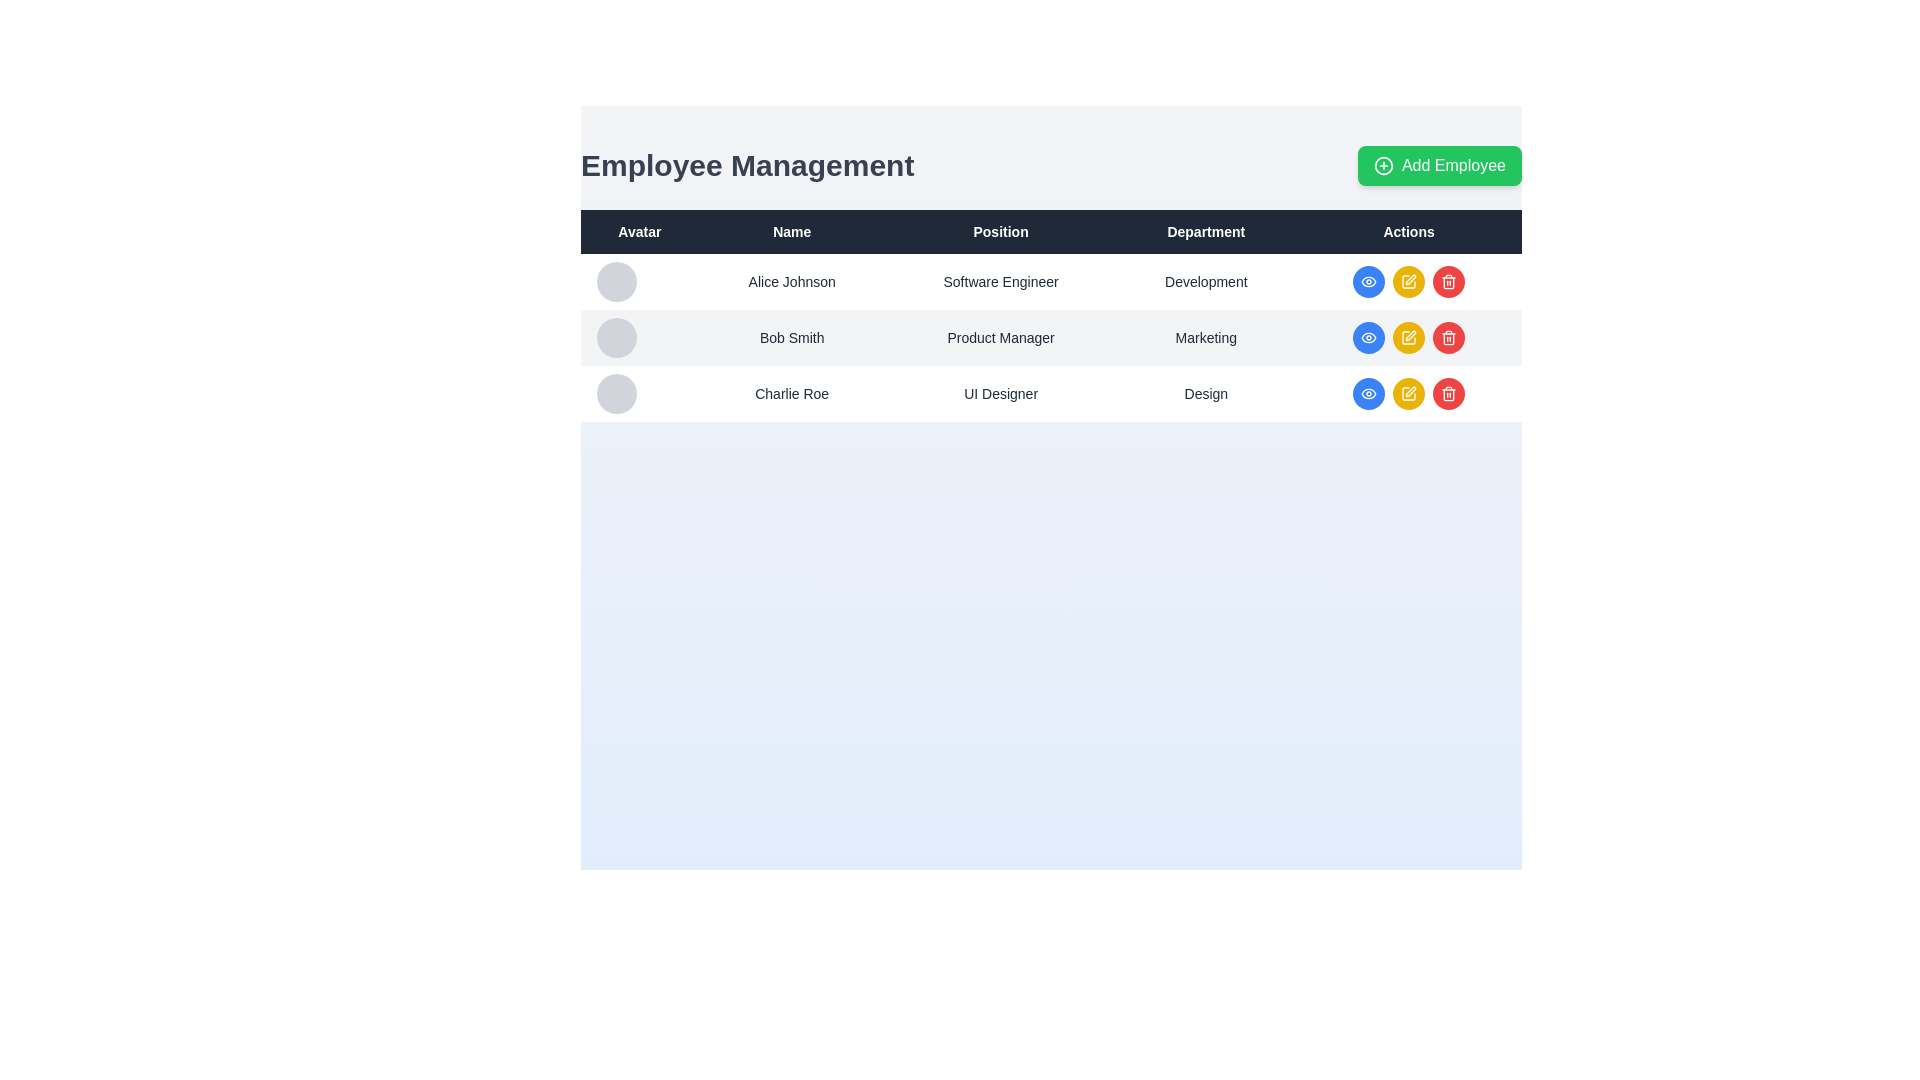 The image size is (1920, 1080). What do you see at coordinates (1408, 393) in the screenshot?
I see `the middle 'edit' button in the row of three circular buttons under the 'Actions' column for the employee 'Charlie Roe' to initiate the edit functionality` at bounding box center [1408, 393].